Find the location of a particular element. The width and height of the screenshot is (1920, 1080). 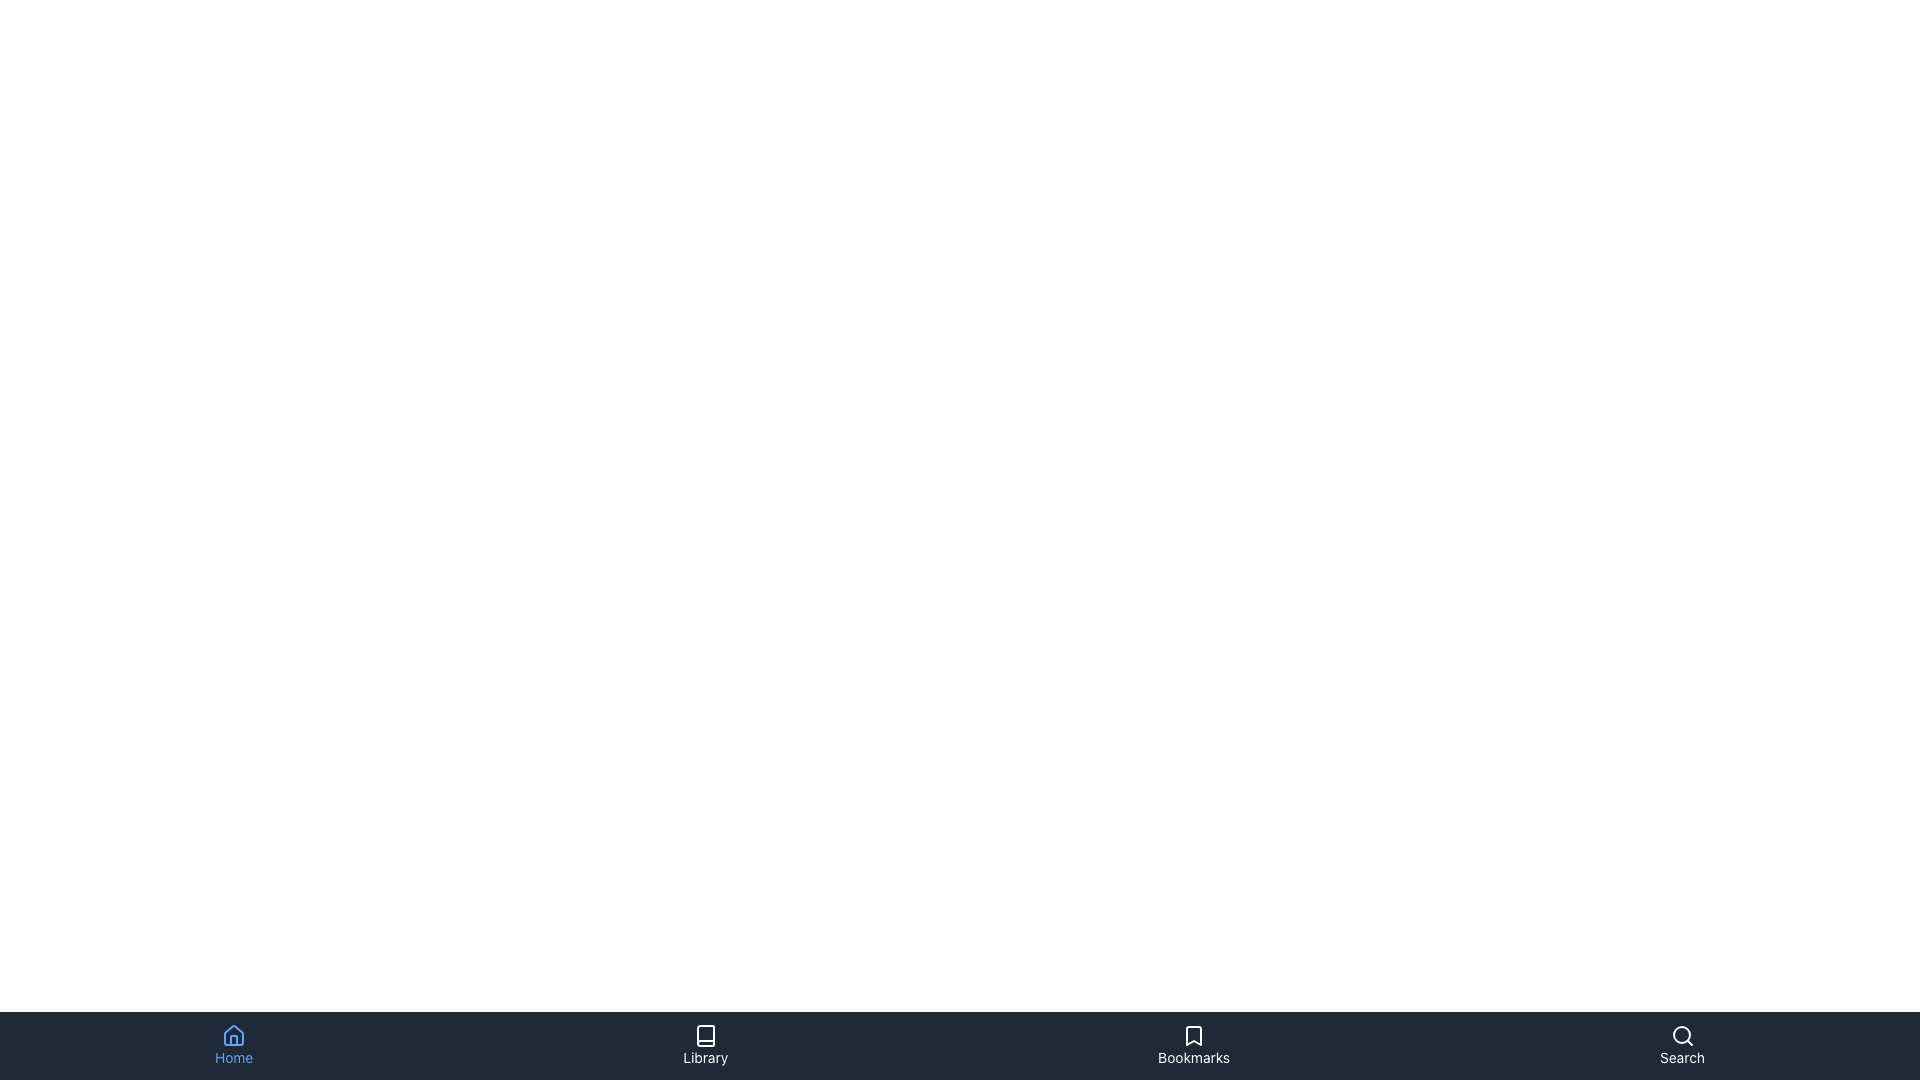

the 'Bookmarks' icon in the bottom navigation bar is located at coordinates (1194, 1035).